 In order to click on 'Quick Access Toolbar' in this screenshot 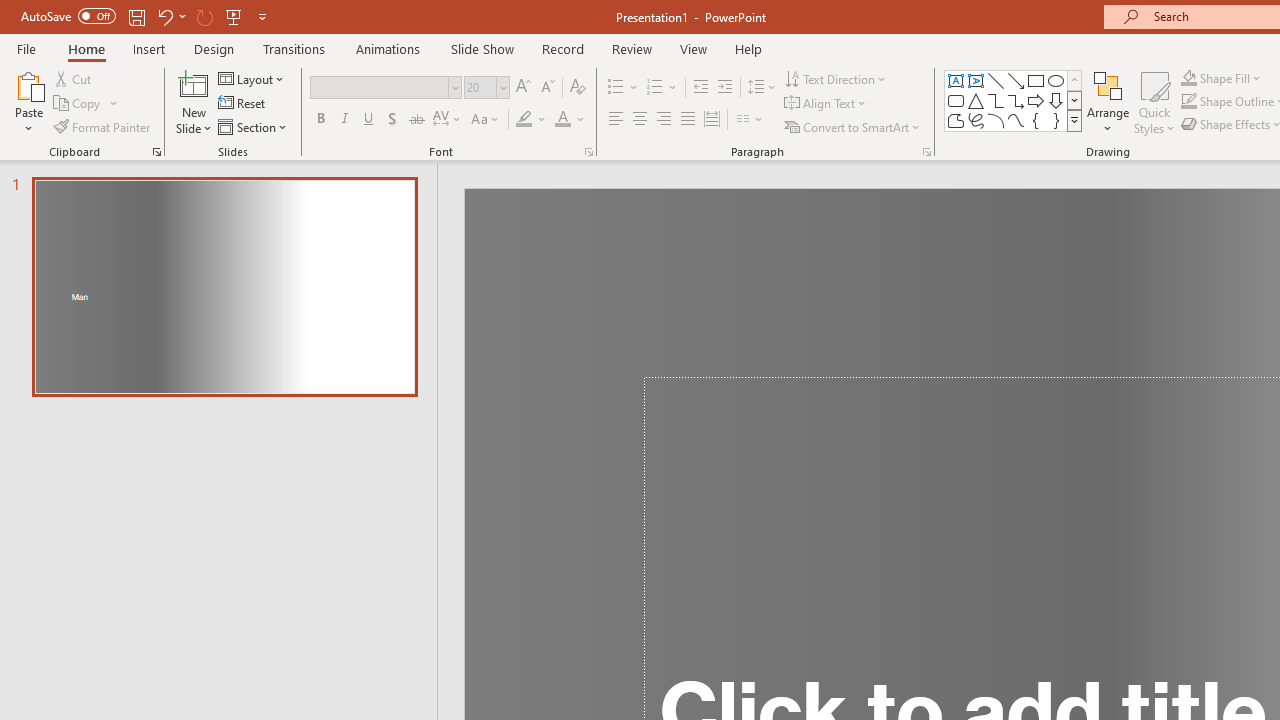, I will do `click(144, 16)`.